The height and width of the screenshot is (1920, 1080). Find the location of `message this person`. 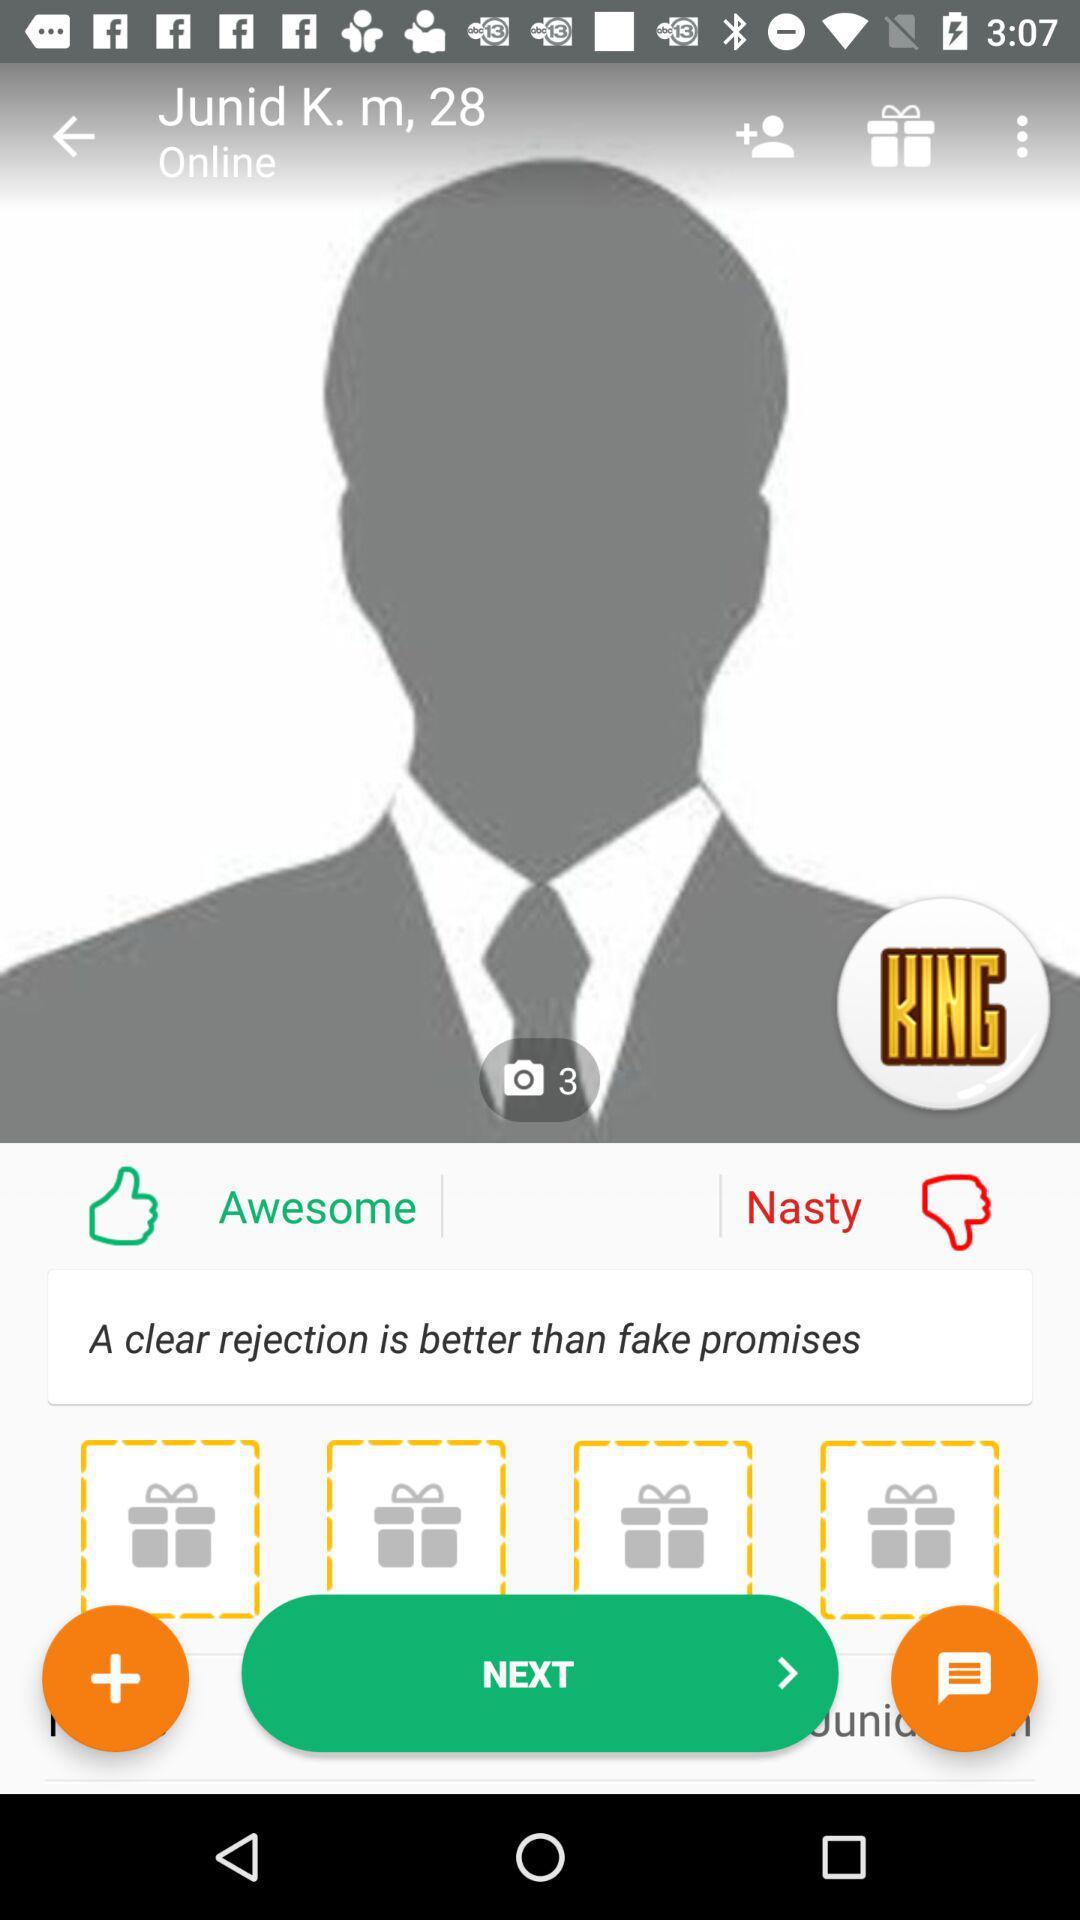

message this person is located at coordinates (963, 1678).